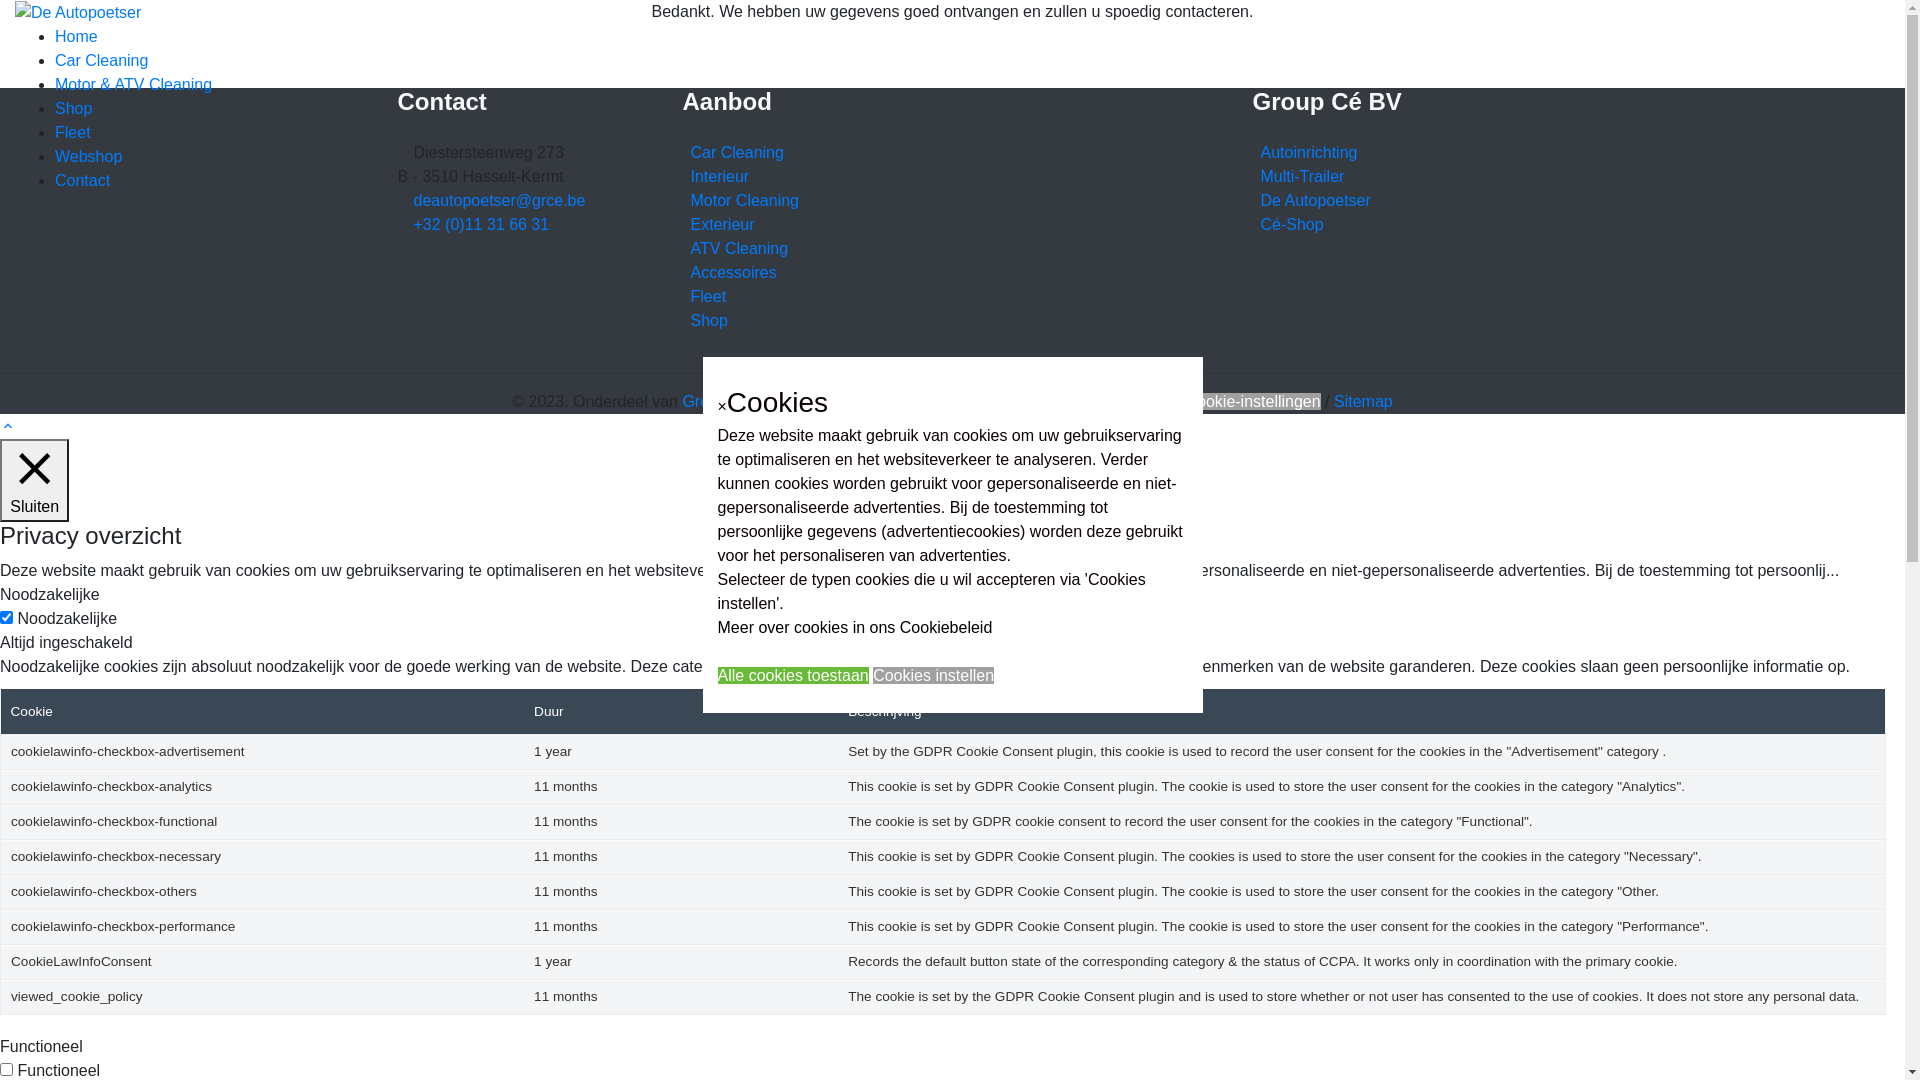  I want to click on 'Multi-Trailer', so click(1297, 175).